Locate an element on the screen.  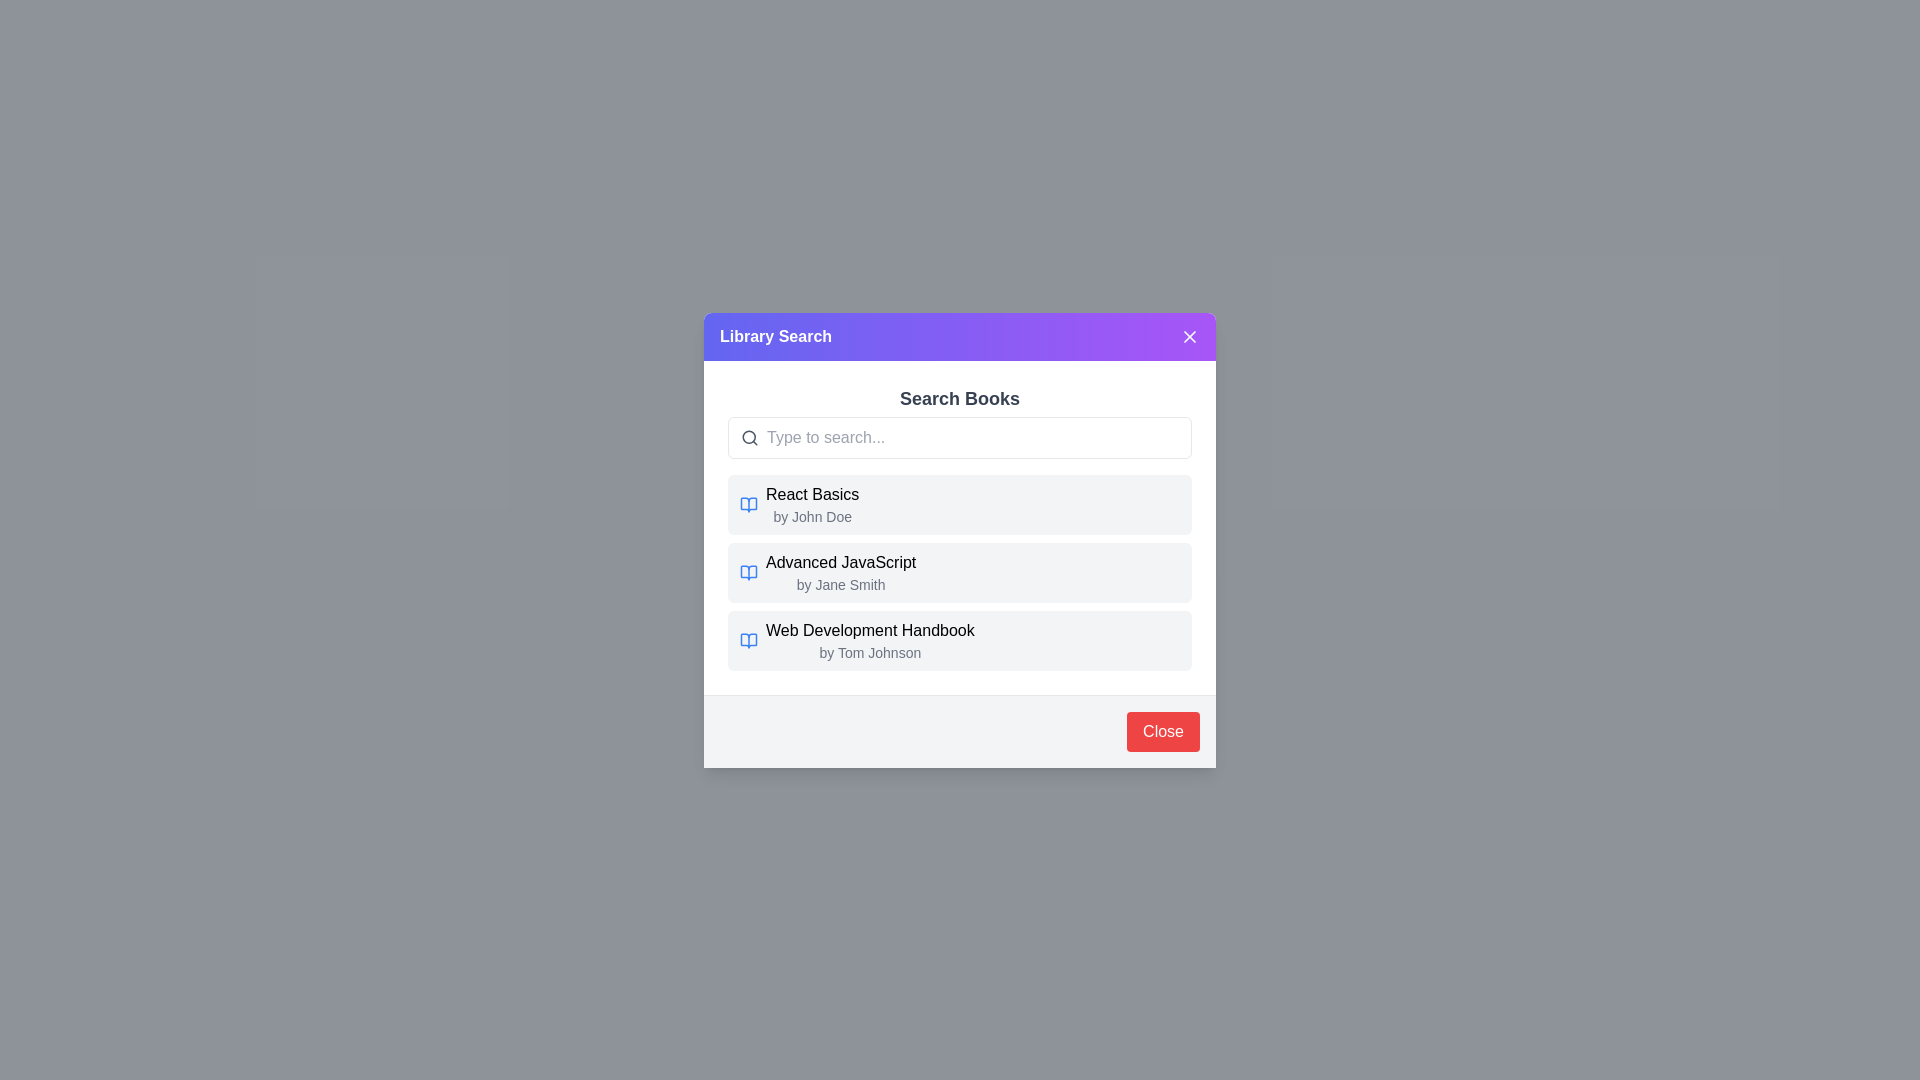
the Text Label indicating the author of the 'Advanced JavaScript' book, located below the title and slightly indented to the left is located at coordinates (841, 584).